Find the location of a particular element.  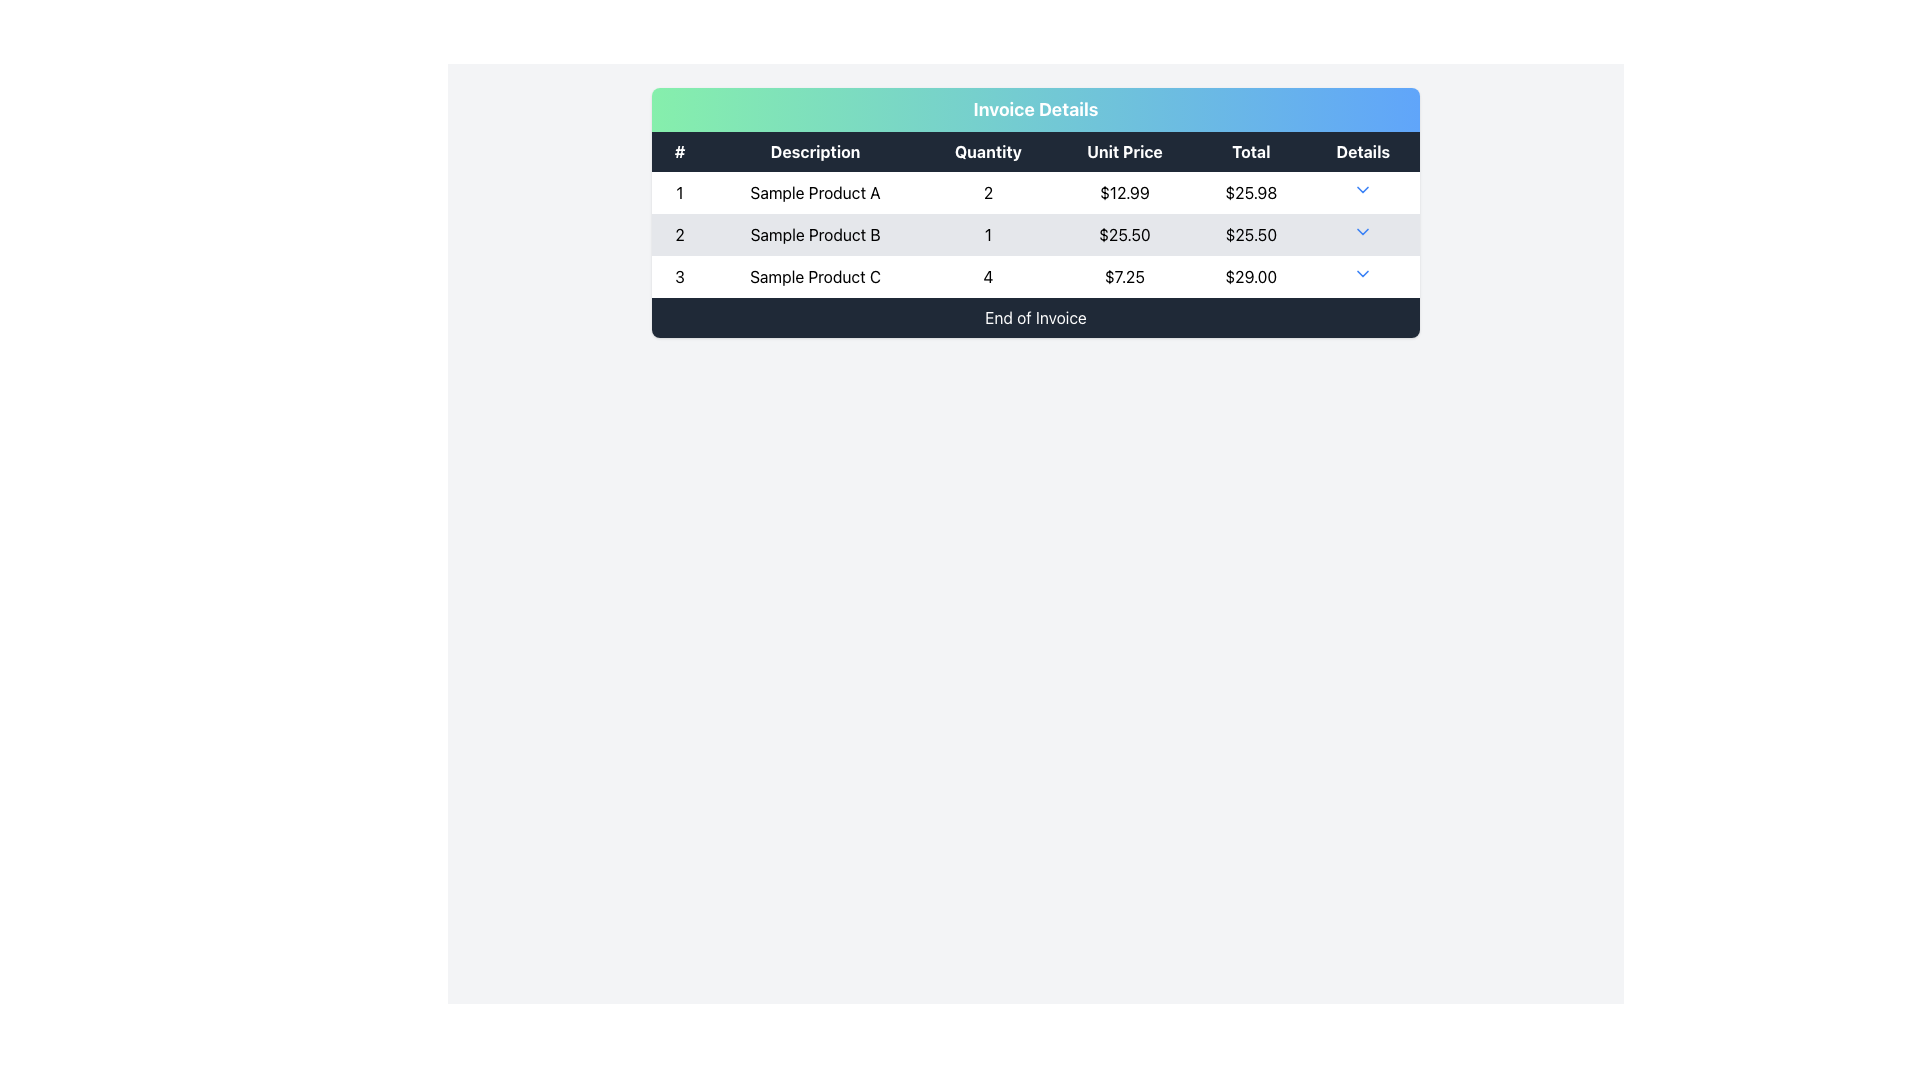

the static text label displaying the quantity amount of 'Sample Product A' in the table's third column is located at coordinates (988, 192).